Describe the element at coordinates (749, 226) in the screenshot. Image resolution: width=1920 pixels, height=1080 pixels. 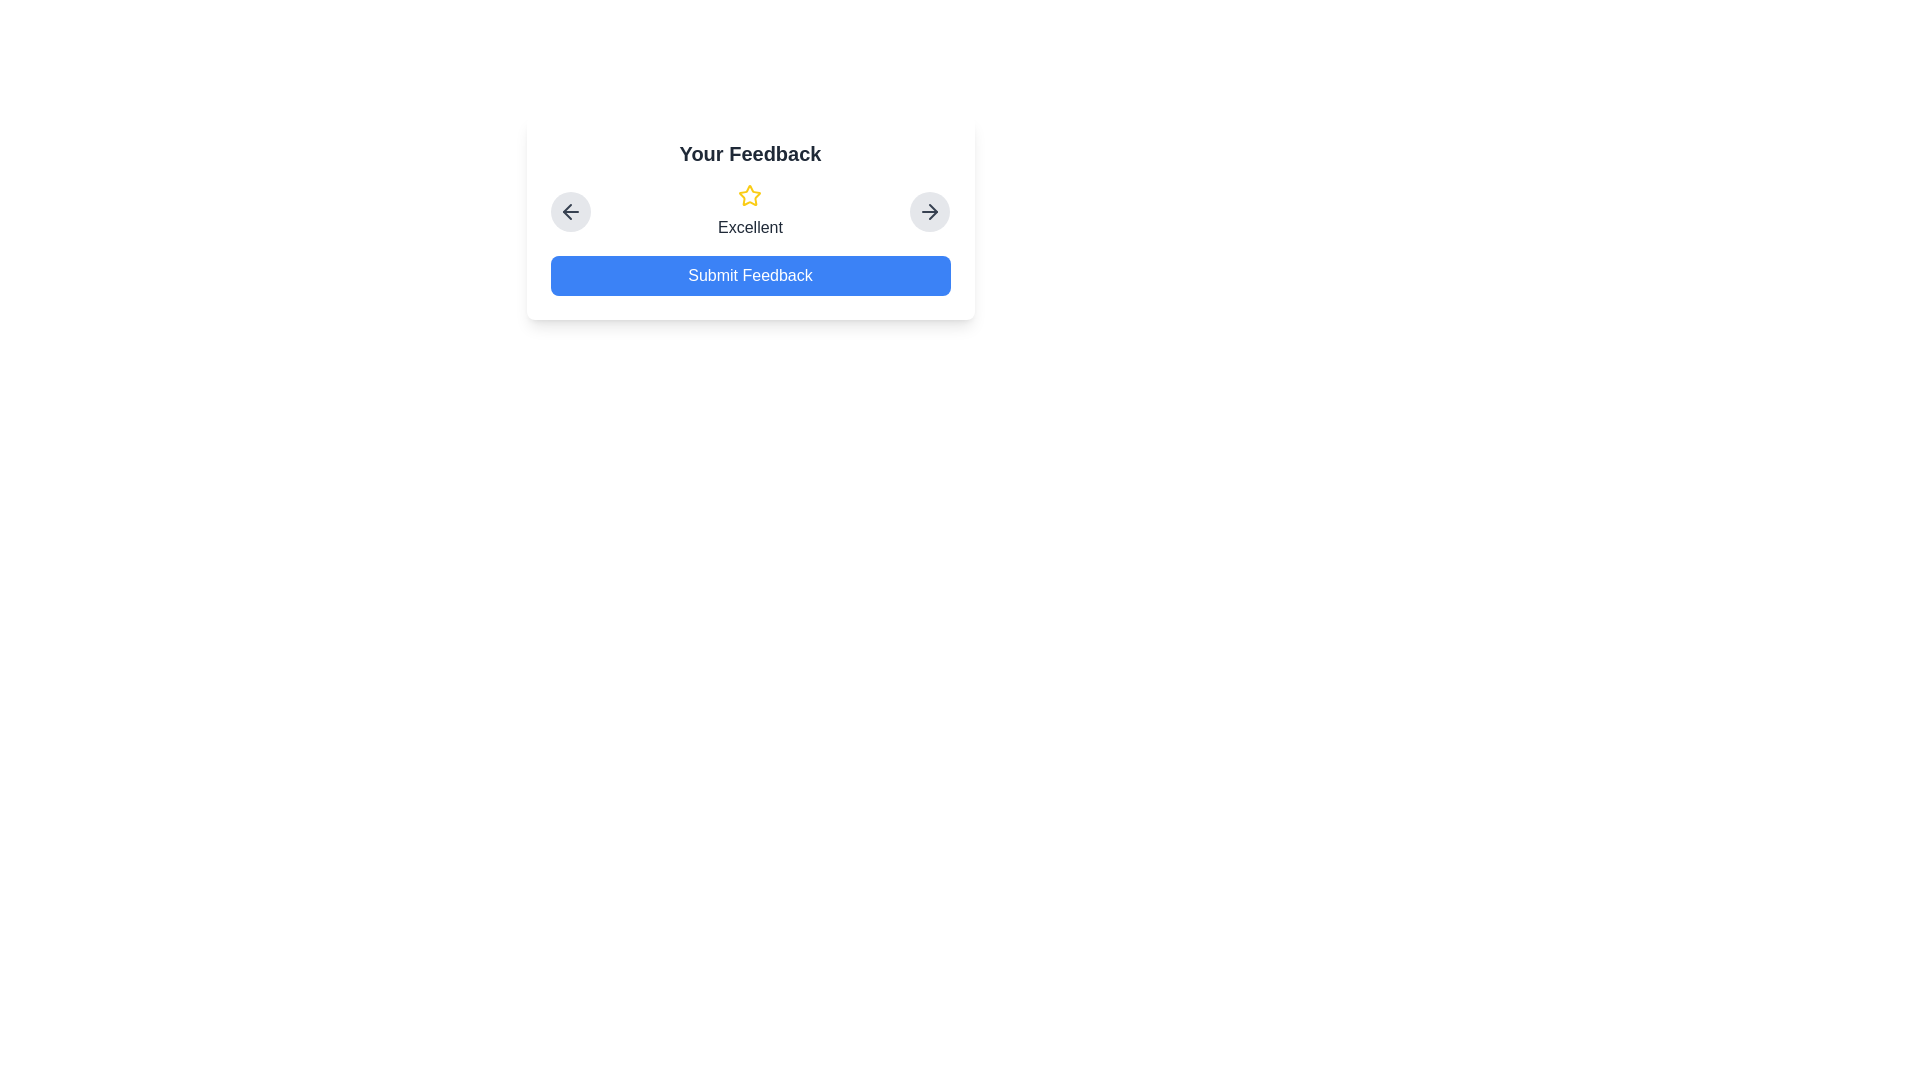
I see `the text label displaying the word 'Excellent', which is positioned below a star icon and above a blue 'Submit Feedback' button` at that location.